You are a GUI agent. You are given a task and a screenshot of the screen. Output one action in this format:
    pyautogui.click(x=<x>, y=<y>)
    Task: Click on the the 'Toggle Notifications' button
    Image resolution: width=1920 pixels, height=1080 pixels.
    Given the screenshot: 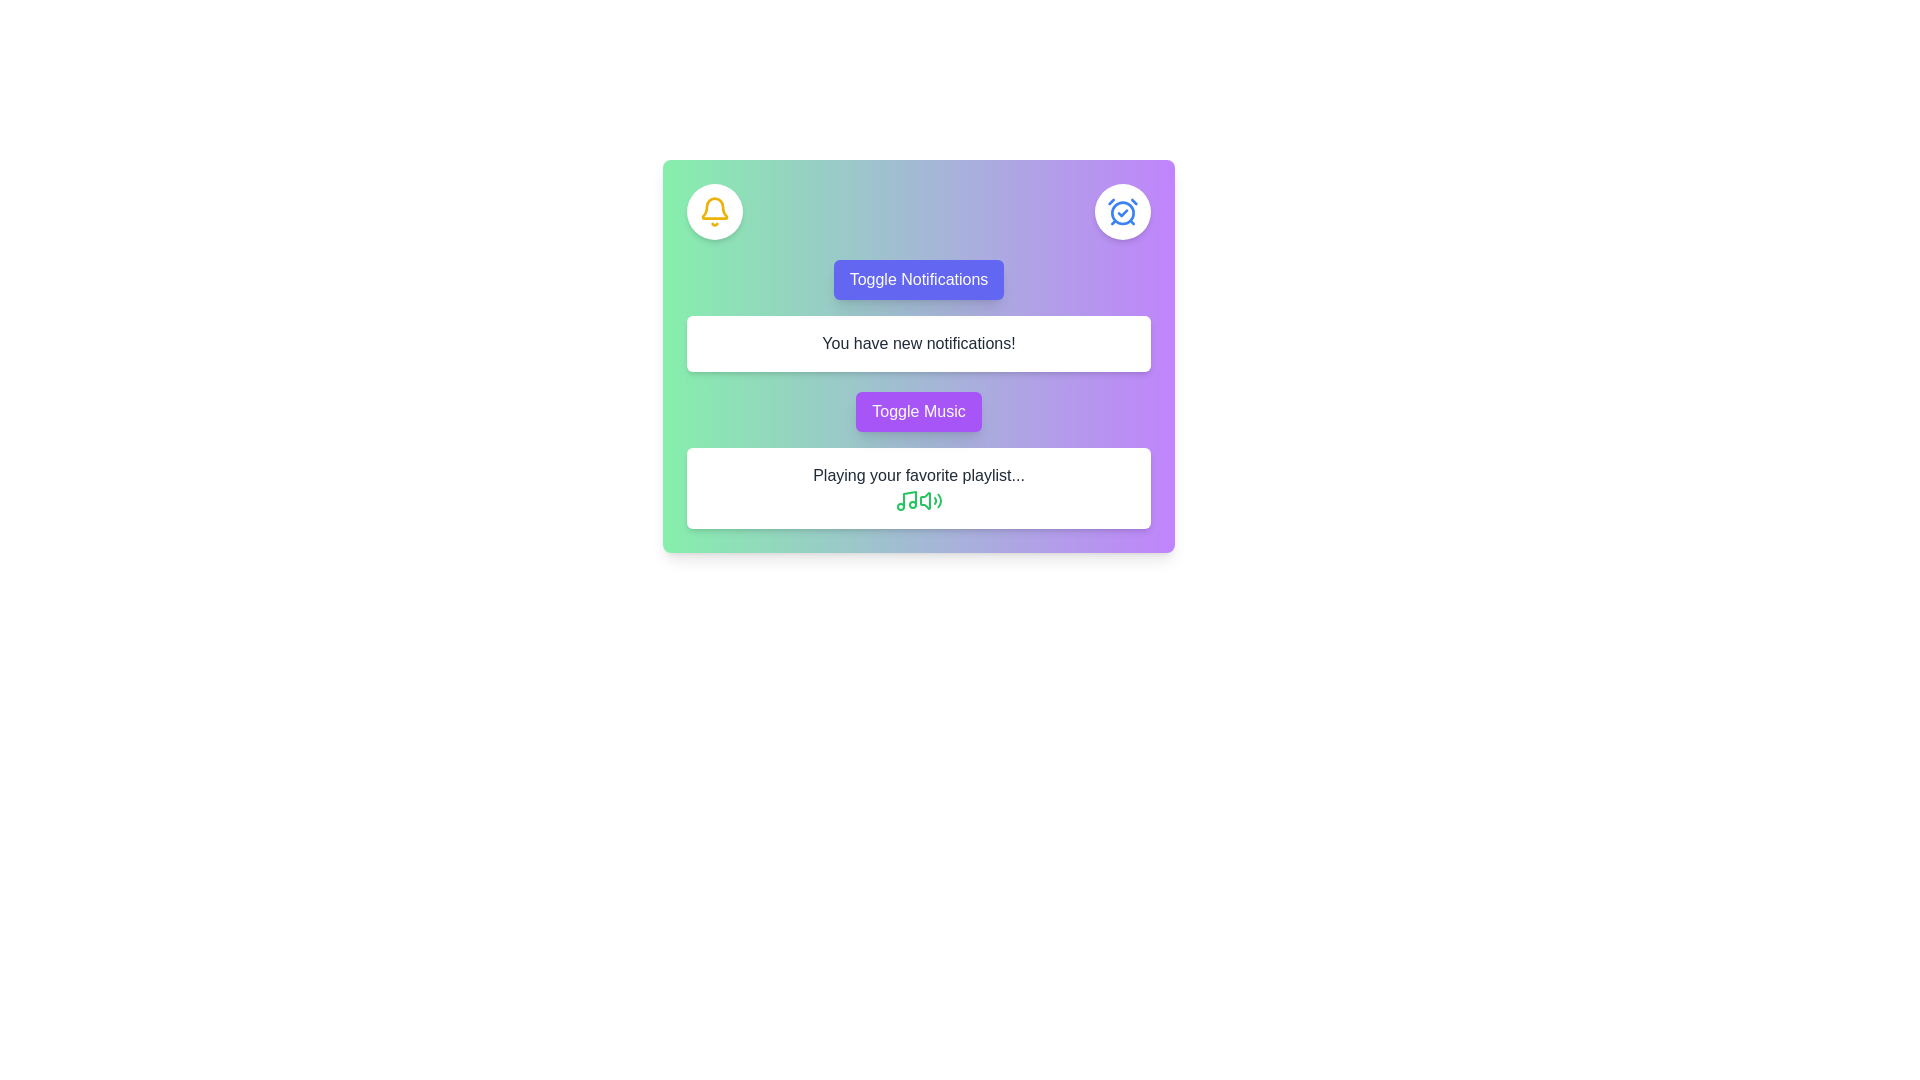 What is the action you would take?
    pyautogui.click(x=917, y=280)
    